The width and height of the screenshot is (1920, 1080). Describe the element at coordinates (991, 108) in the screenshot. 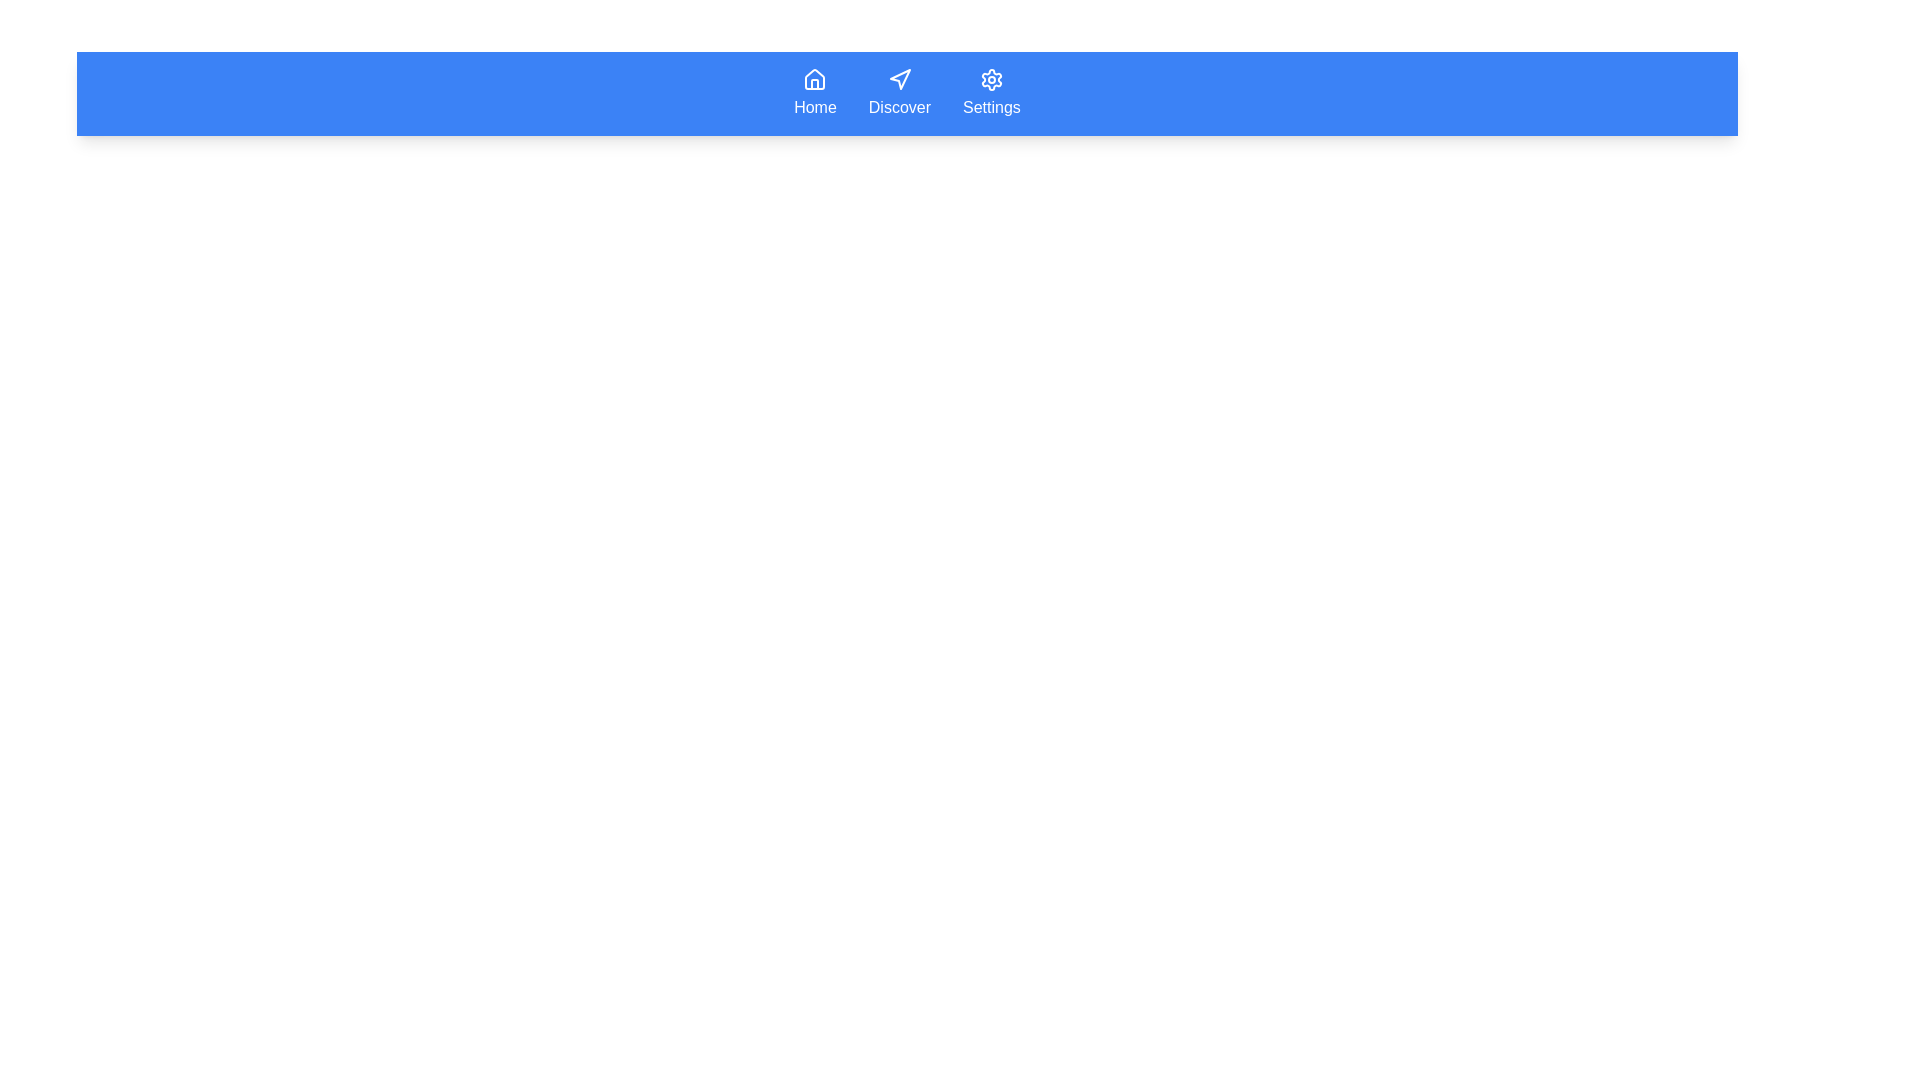

I see `the 'Settings' text label element` at that location.